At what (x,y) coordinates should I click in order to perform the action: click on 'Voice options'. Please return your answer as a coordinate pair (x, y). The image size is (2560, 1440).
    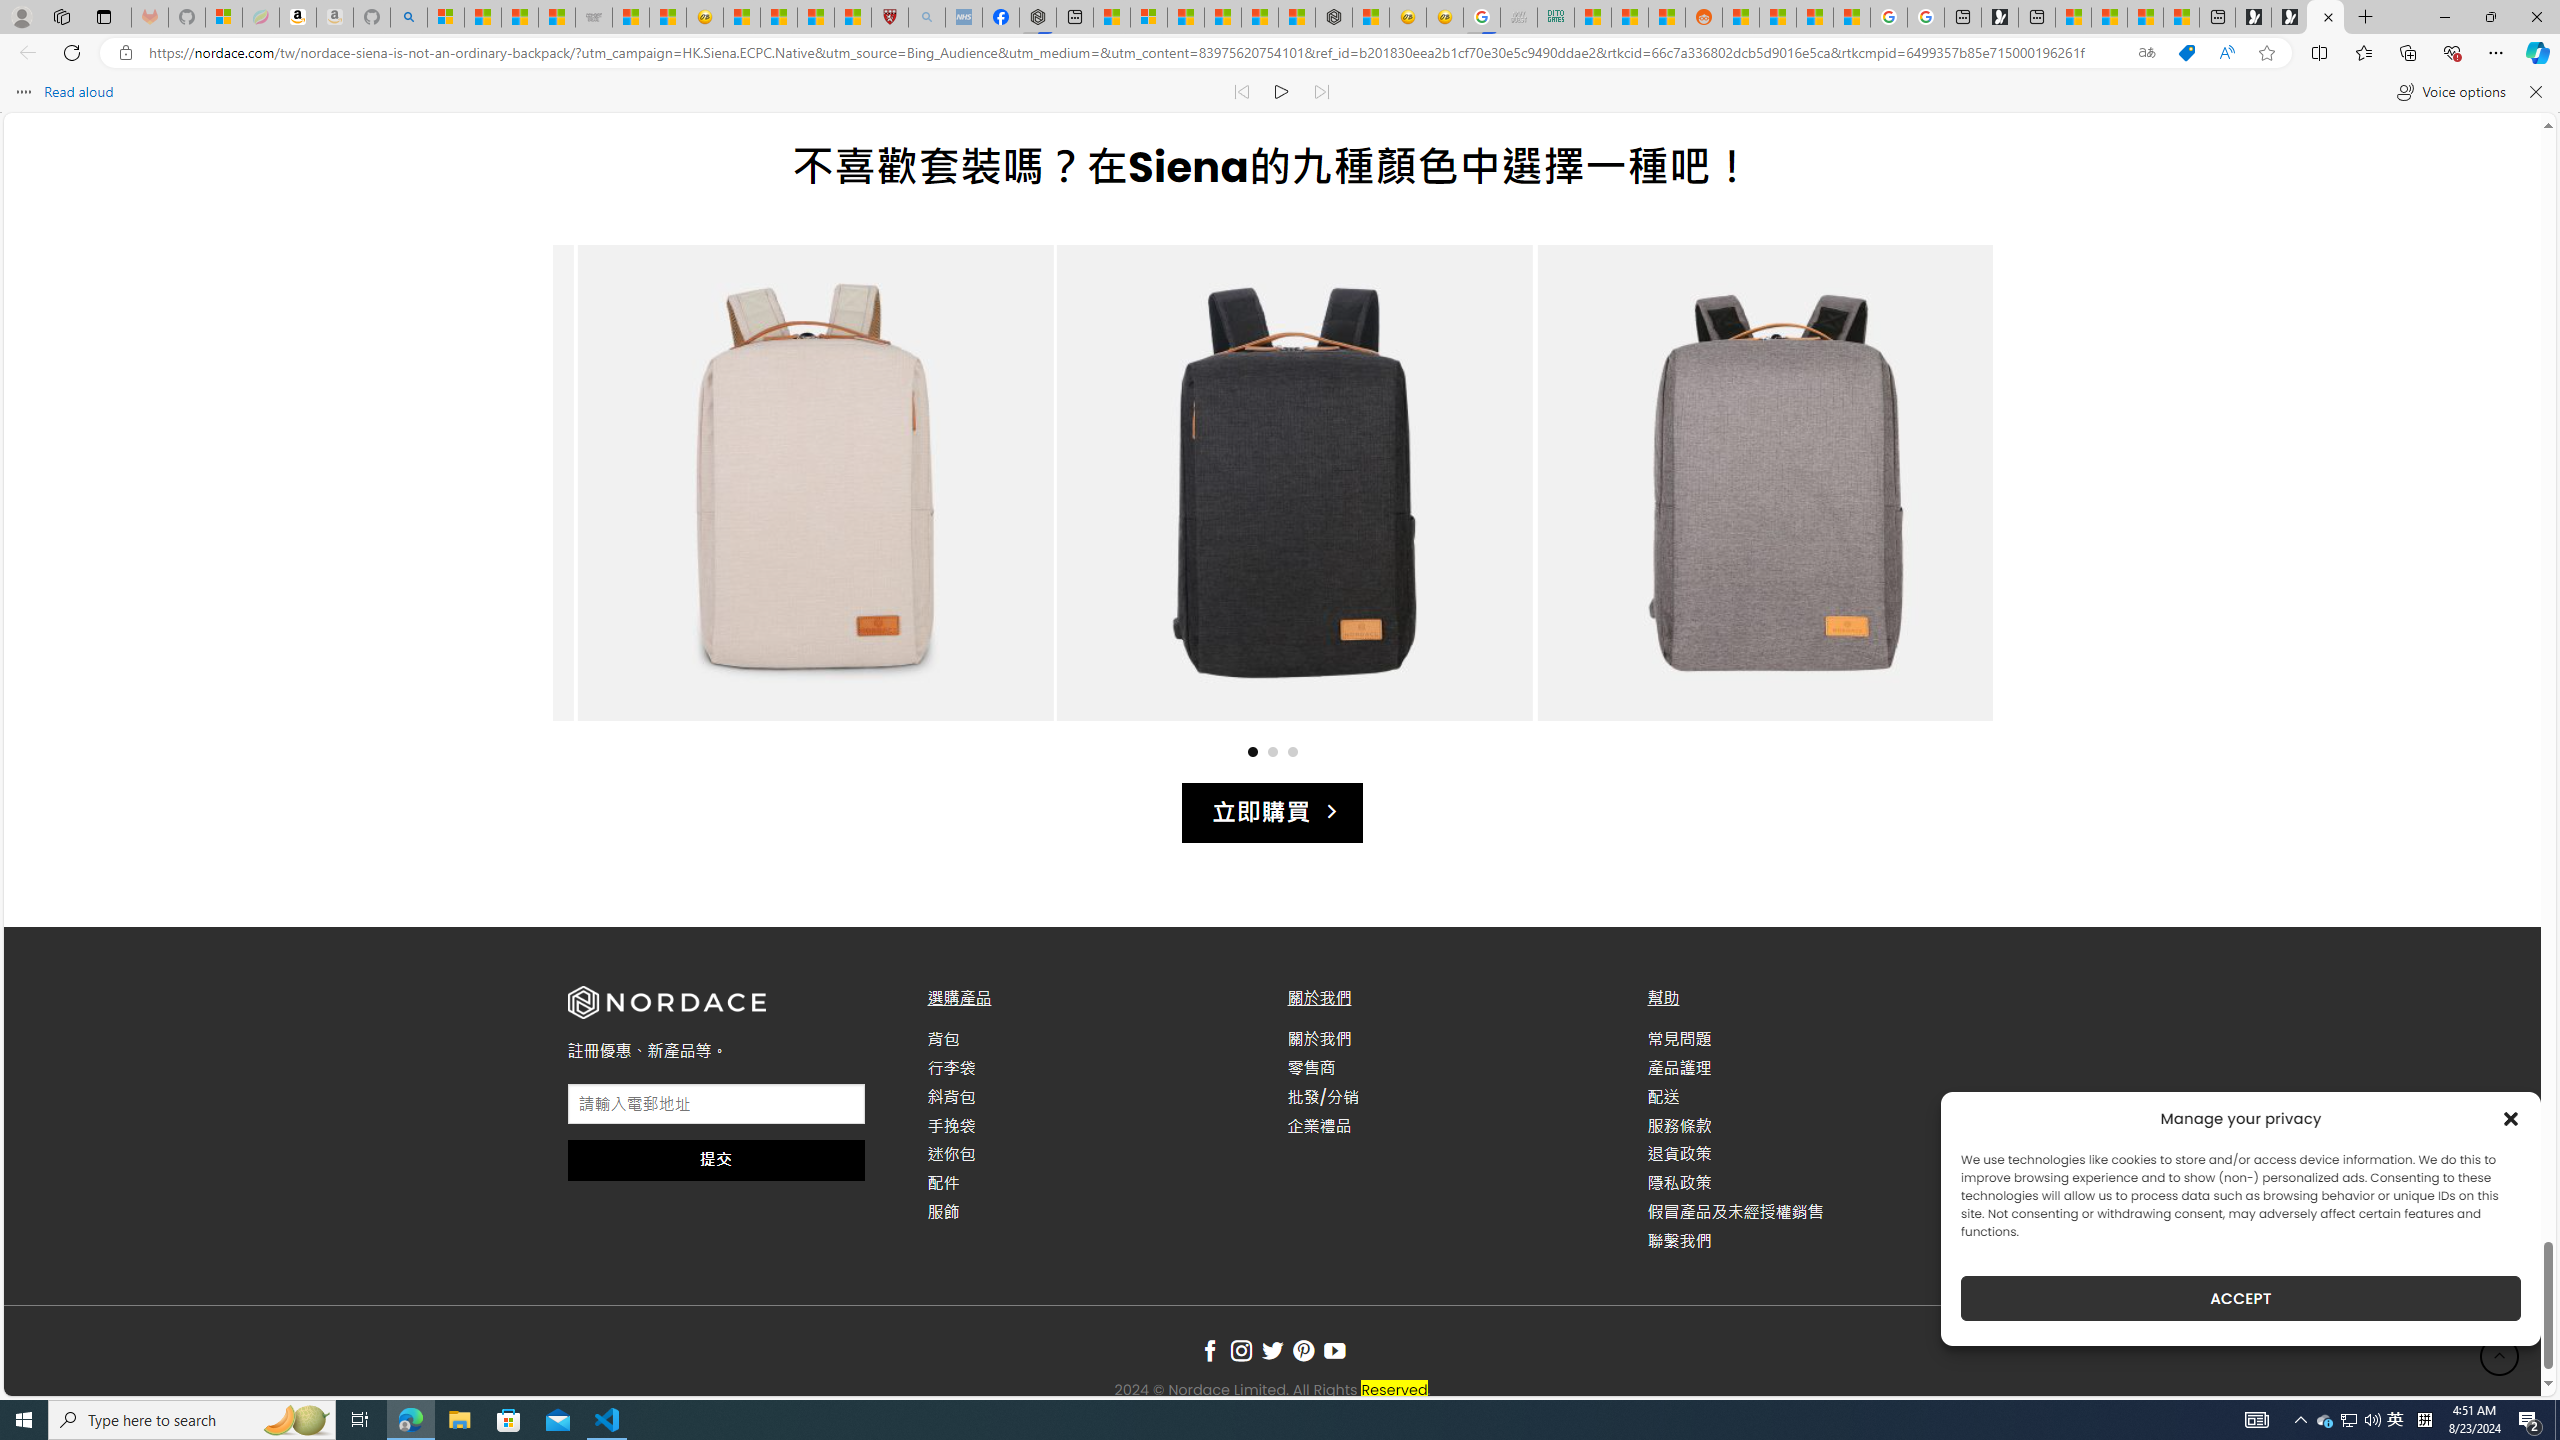
    Looking at the image, I should click on (2450, 91).